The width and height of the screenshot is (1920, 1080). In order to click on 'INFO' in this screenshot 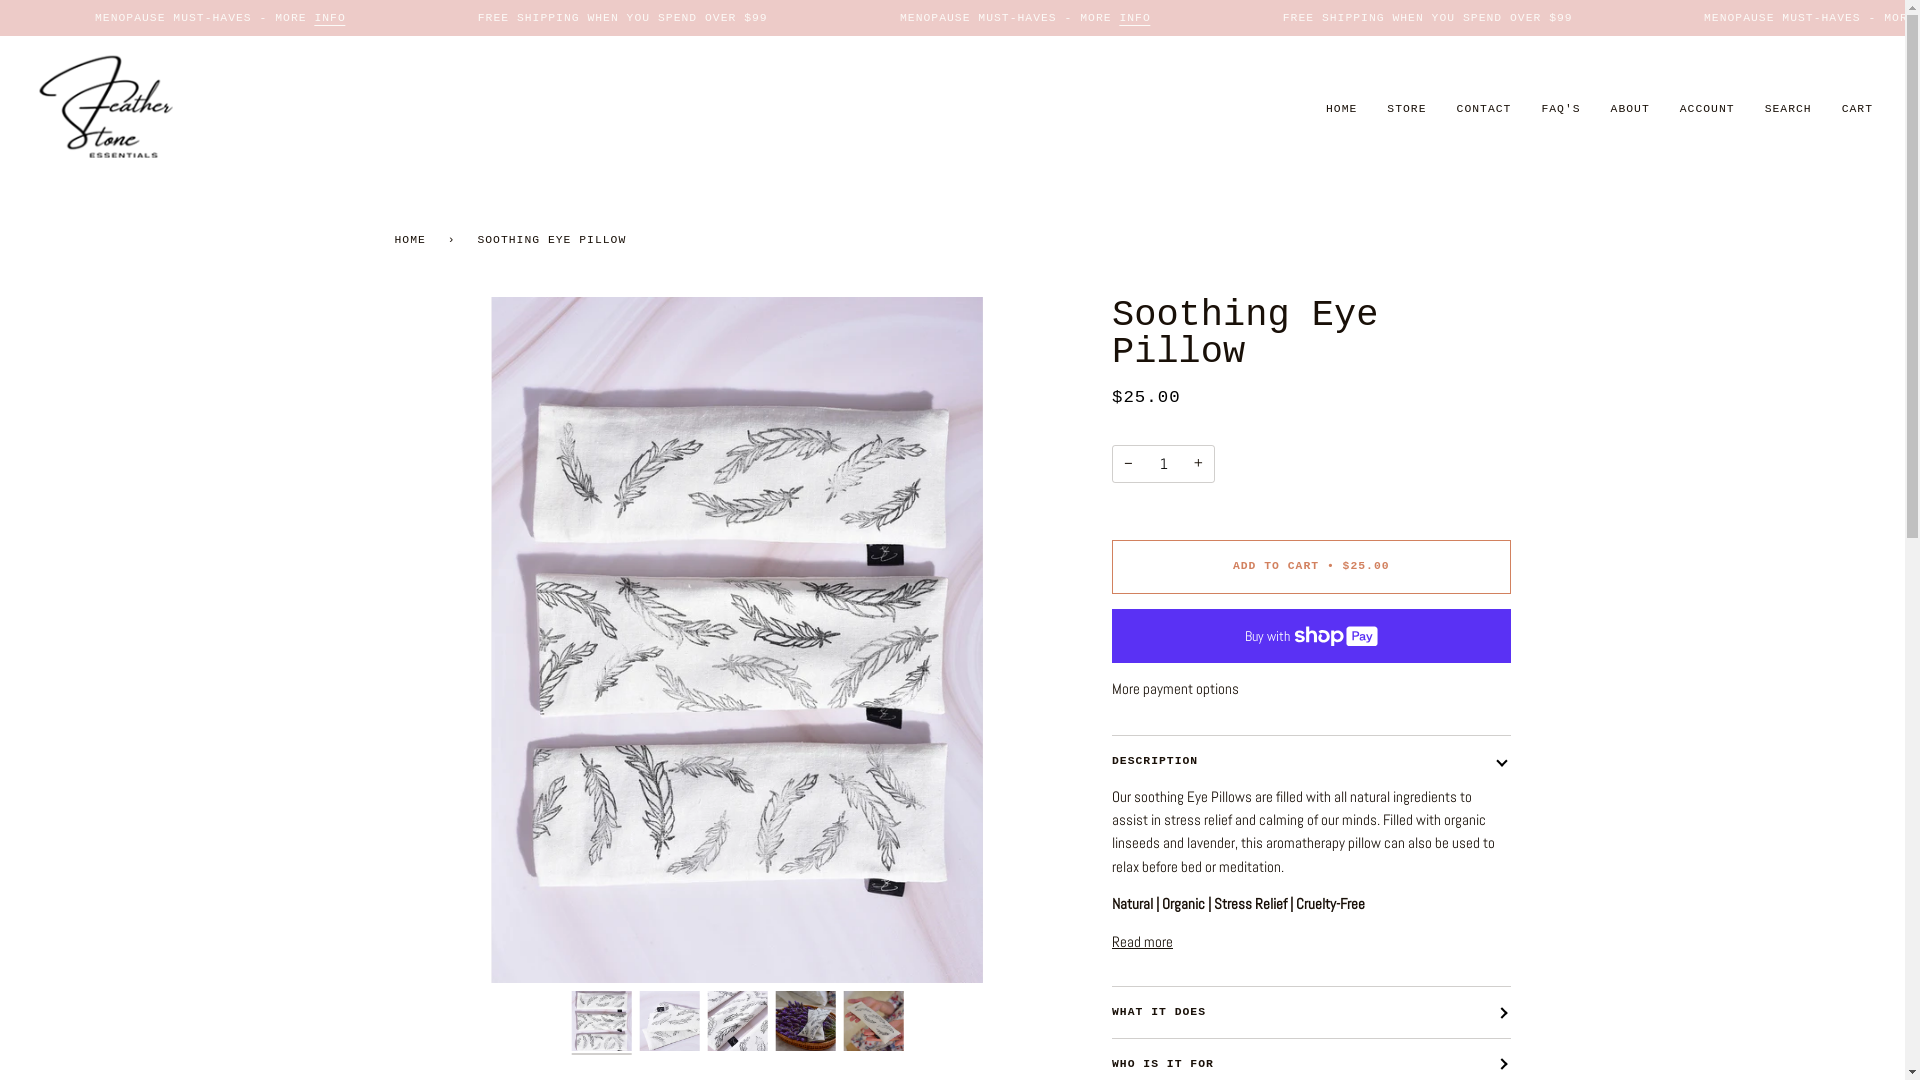, I will do `click(1134, 18)`.